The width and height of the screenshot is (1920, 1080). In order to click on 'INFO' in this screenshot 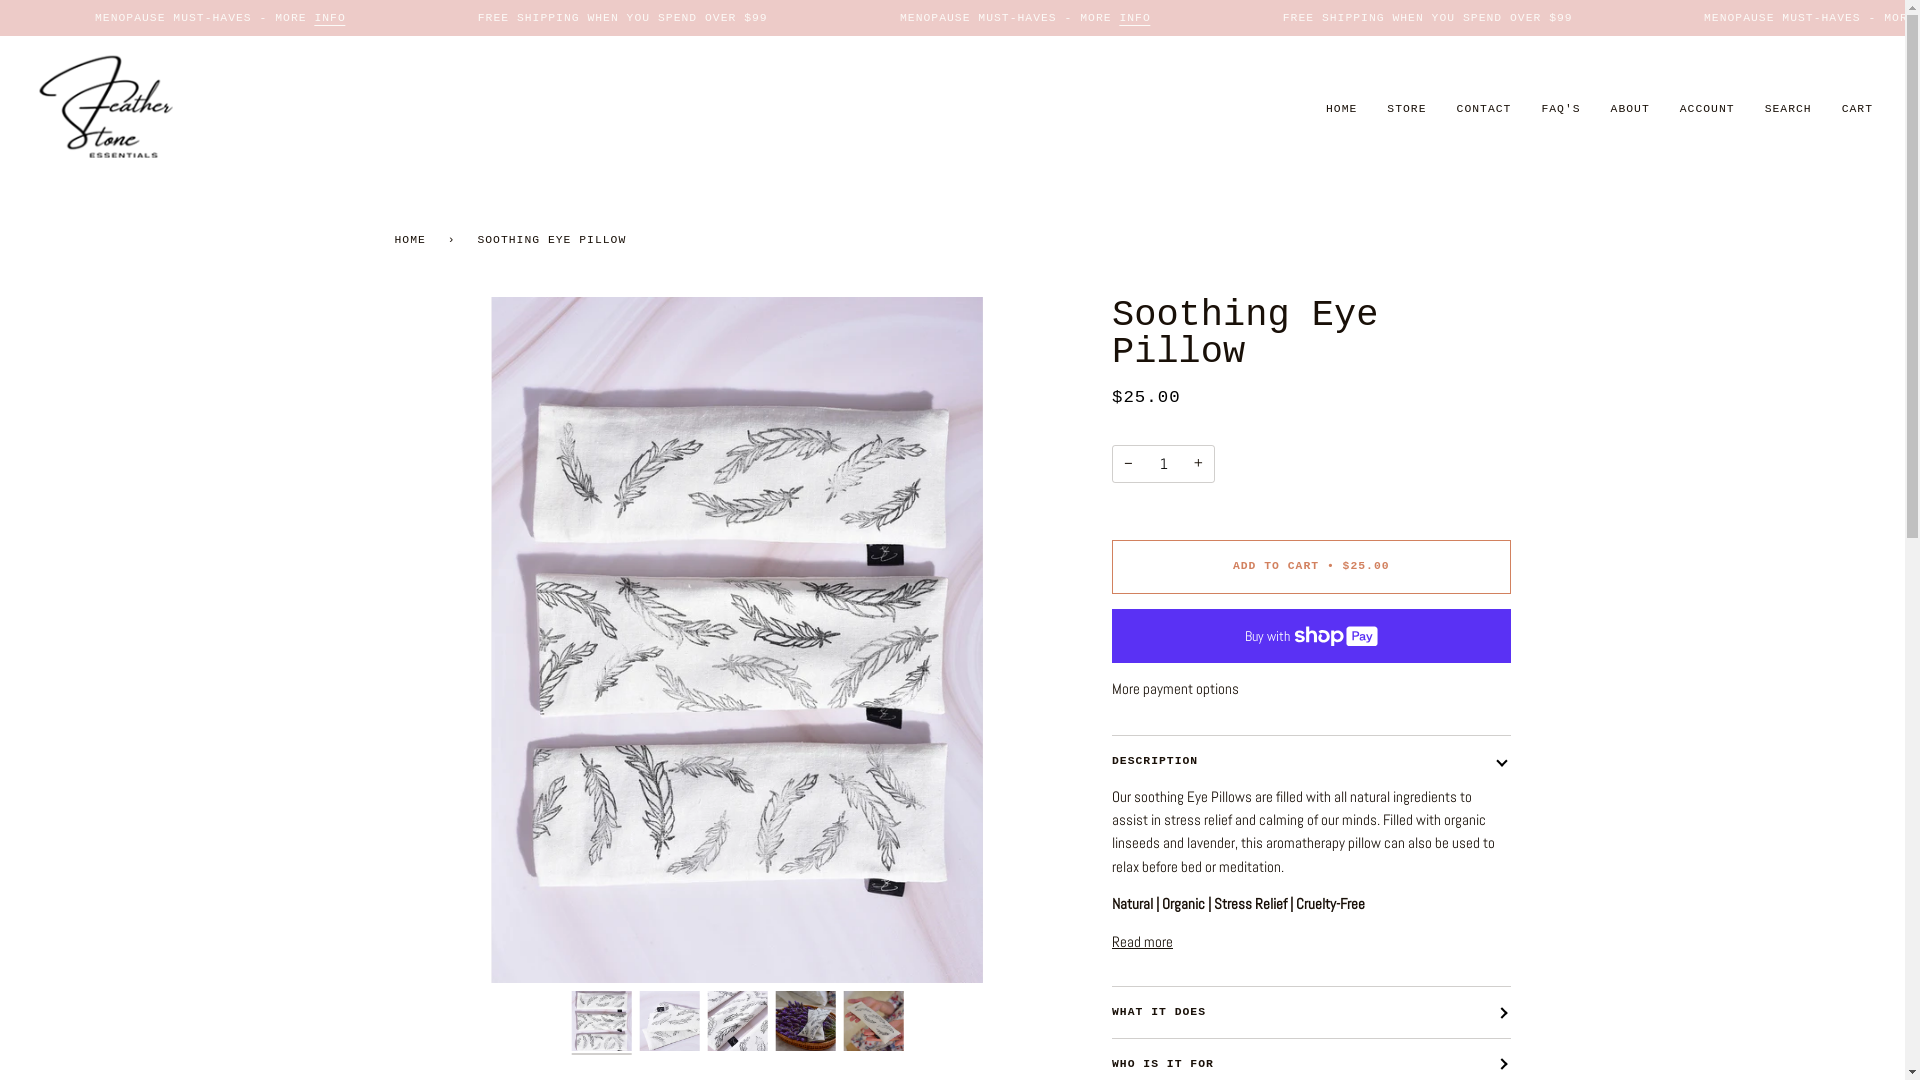, I will do `click(1134, 18)`.